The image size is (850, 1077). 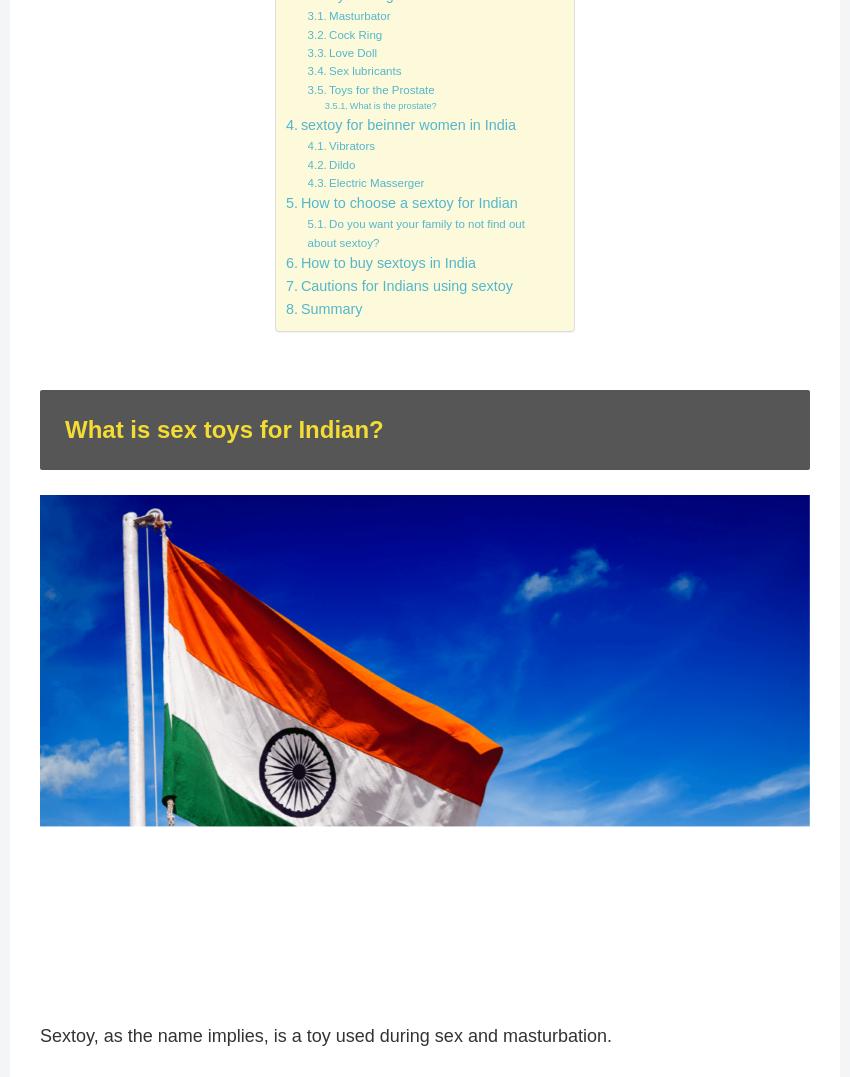 I want to click on 'How to buy sextoys in India', so click(x=388, y=262).